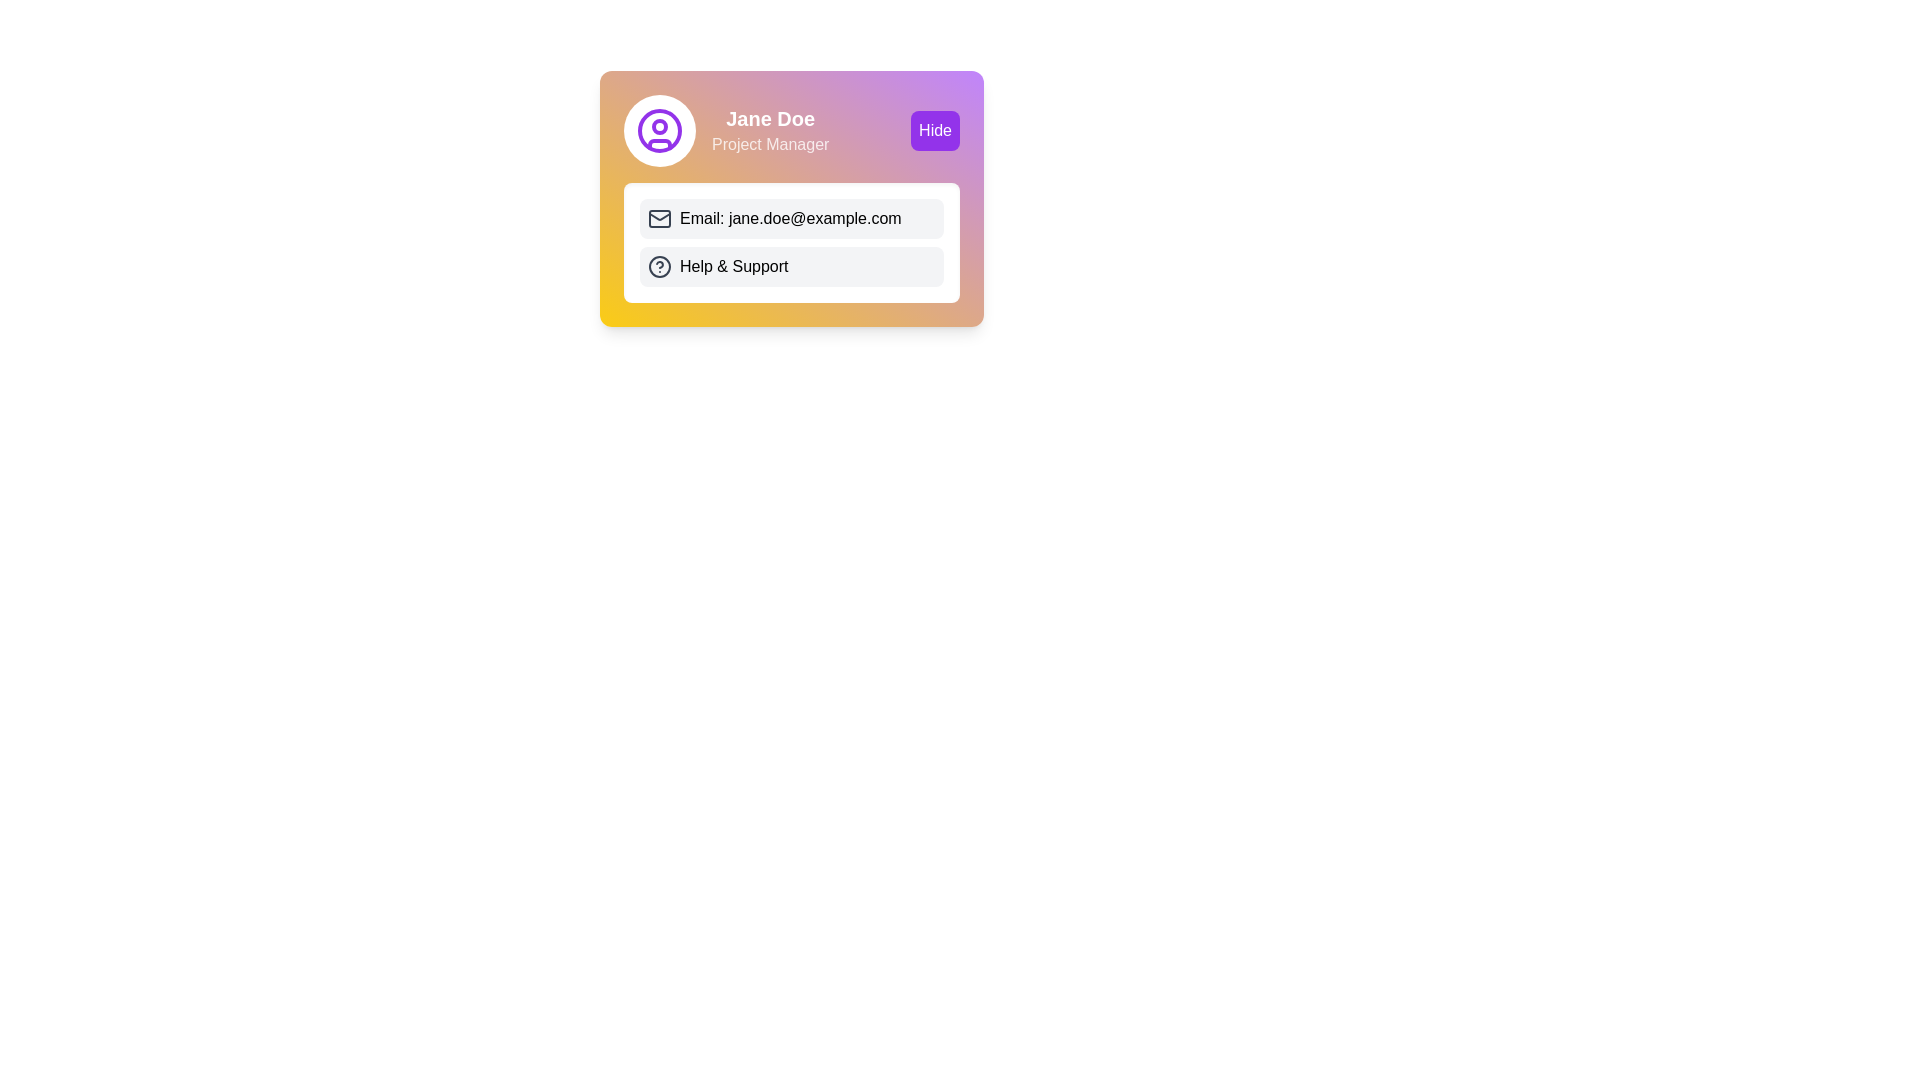 The height and width of the screenshot is (1080, 1920). What do you see at coordinates (660, 127) in the screenshot?
I see `the small circle component of the user profile icon, which is located at the upper part of the icon on the left side of the card layout` at bounding box center [660, 127].